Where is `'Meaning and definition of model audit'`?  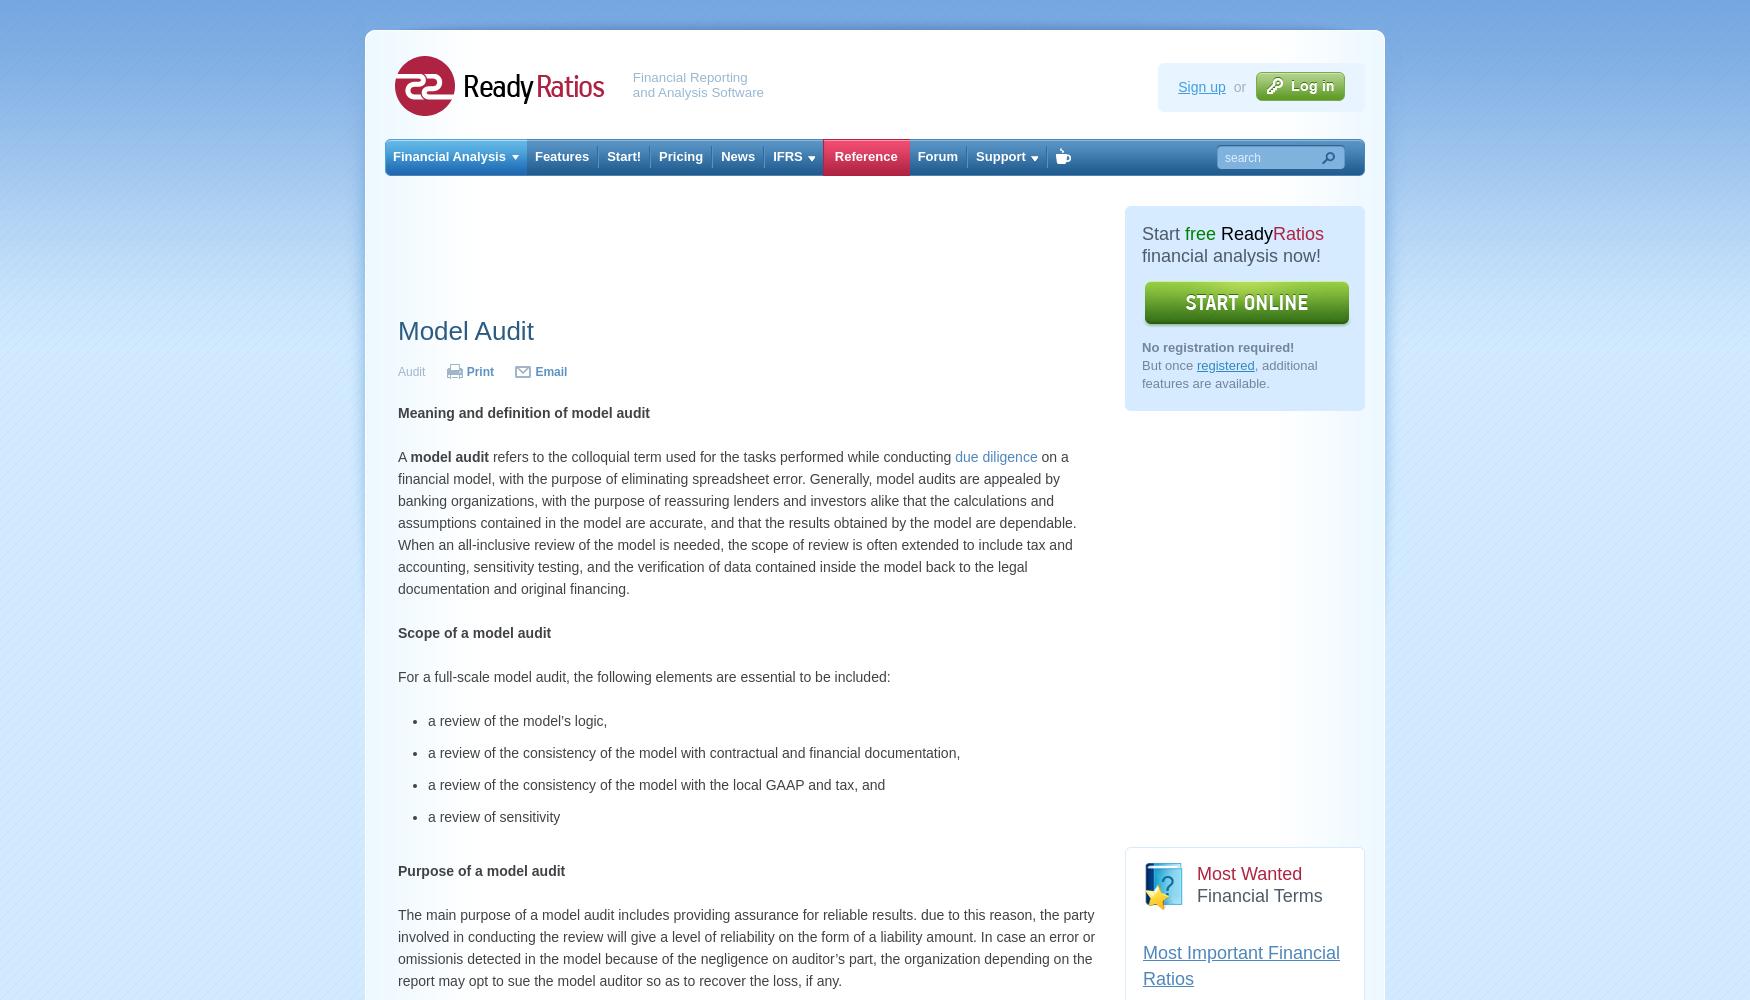 'Meaning and definition of model audit' is located at coordinates (522, 413).